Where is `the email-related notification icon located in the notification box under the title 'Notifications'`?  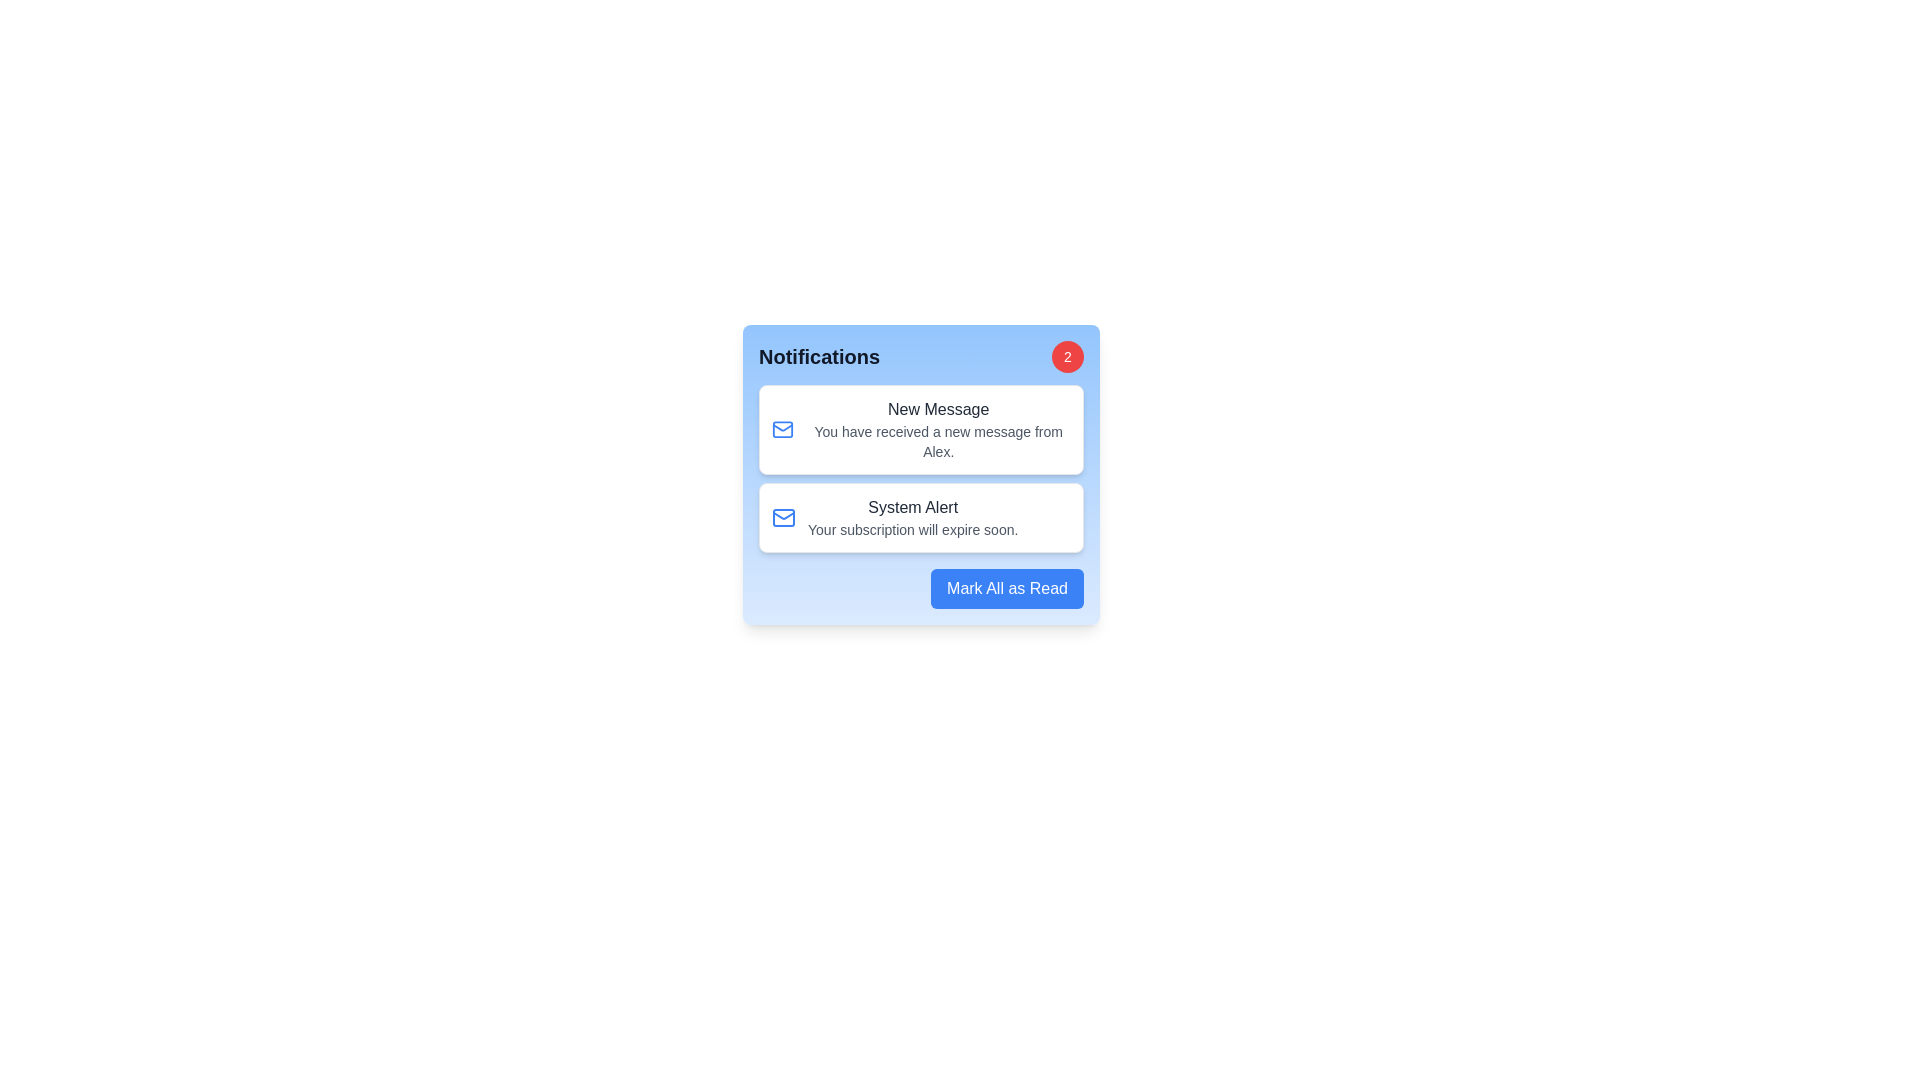 the email-related notification icon located in the notification box under the title 'Notifications' is located at coordinates (782, 516).